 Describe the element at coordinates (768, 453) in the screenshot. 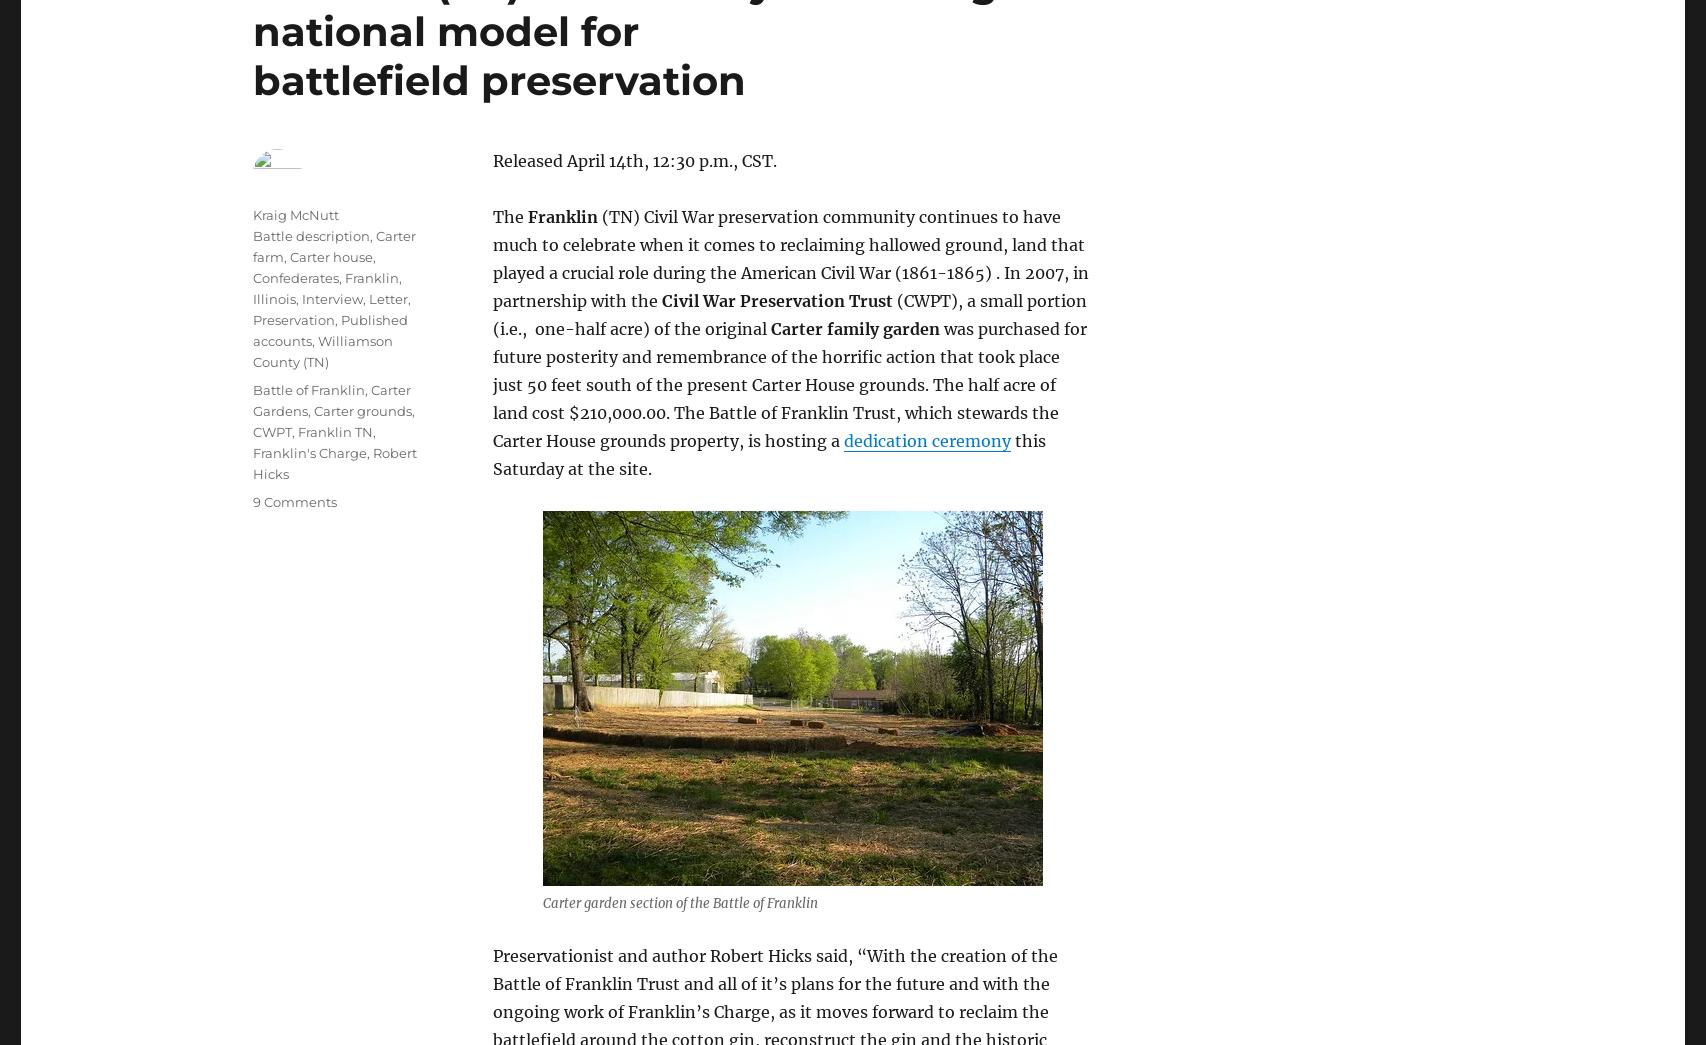

I see `'this Saturday at the site.'` at that location.